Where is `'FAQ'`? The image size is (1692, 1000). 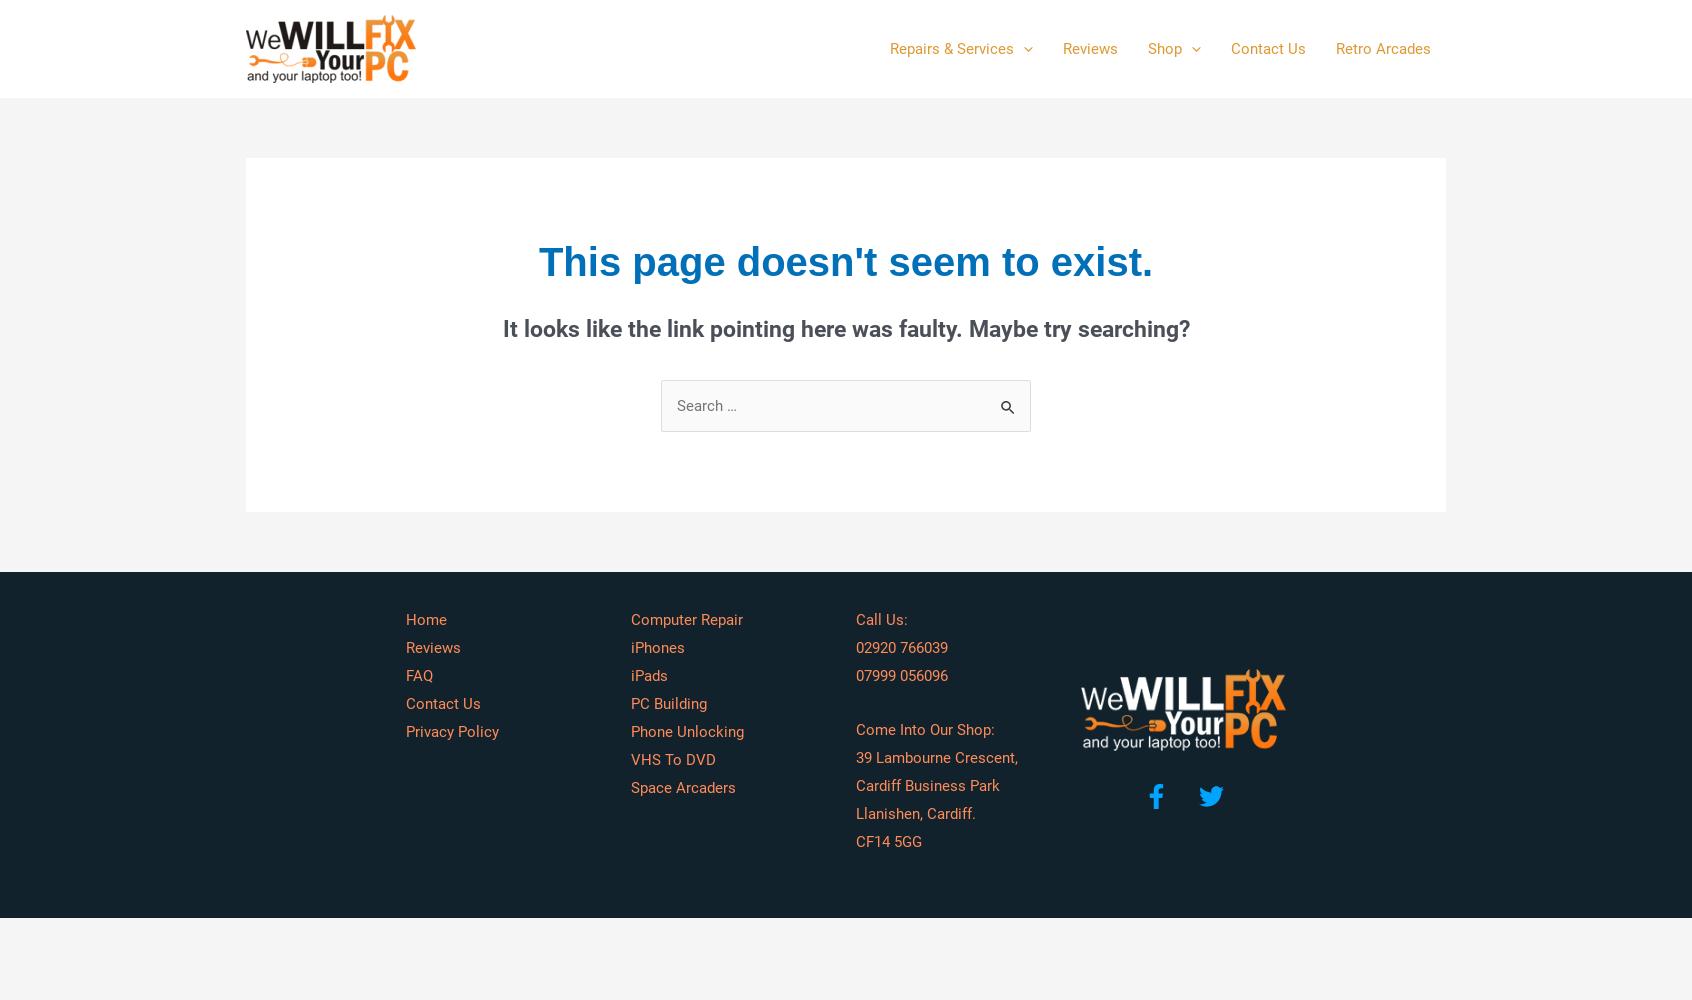 'FAQ' is located at coordinates (406, 676).